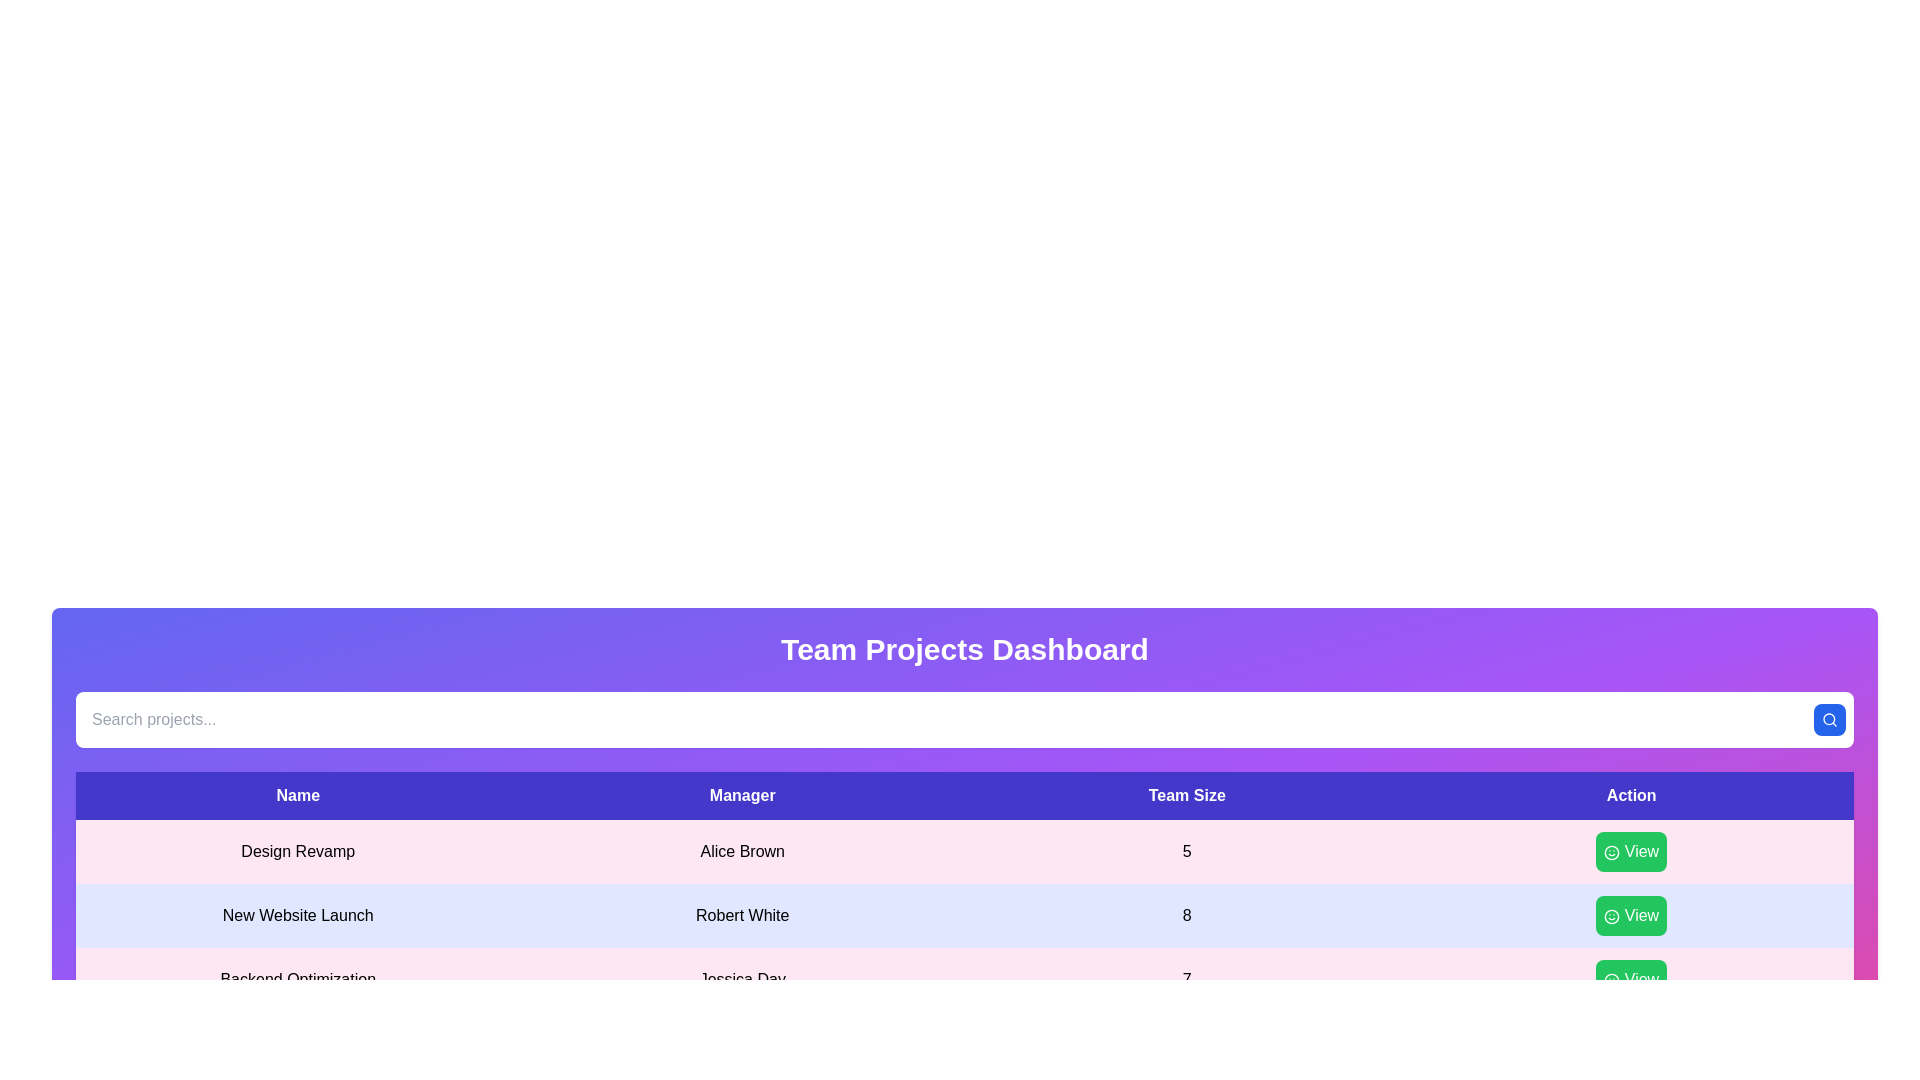 This screenshot has width=1920, height=1080. I want to click on the green rectangular button labeled 'View' in the 'Action' column of the table corresponding to the 'Backend Optimization' row, so click(1631, 978).